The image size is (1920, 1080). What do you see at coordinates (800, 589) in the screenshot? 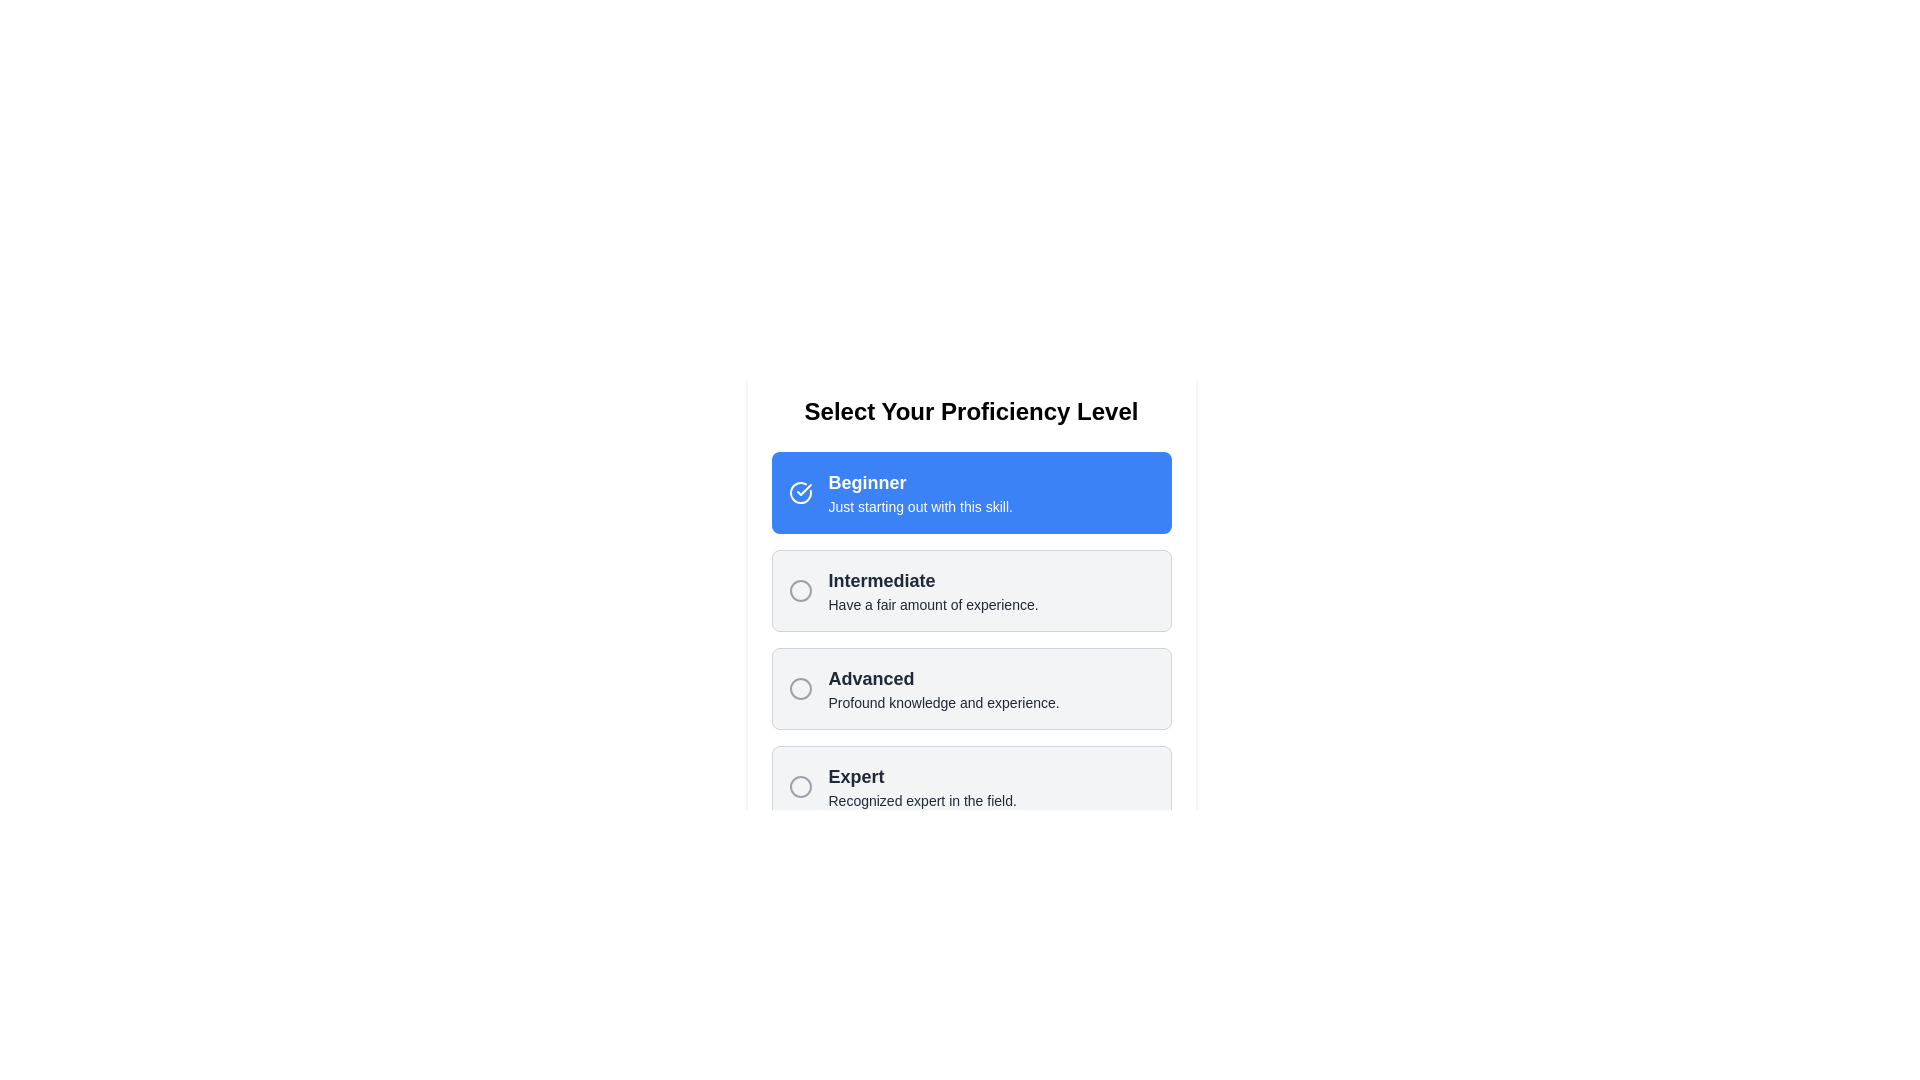
I see `the circular icon with a hollow center and a delicate gray outline located in the 'Intermediate' section of the proficiency levels list` at bounding box center [800, 589].